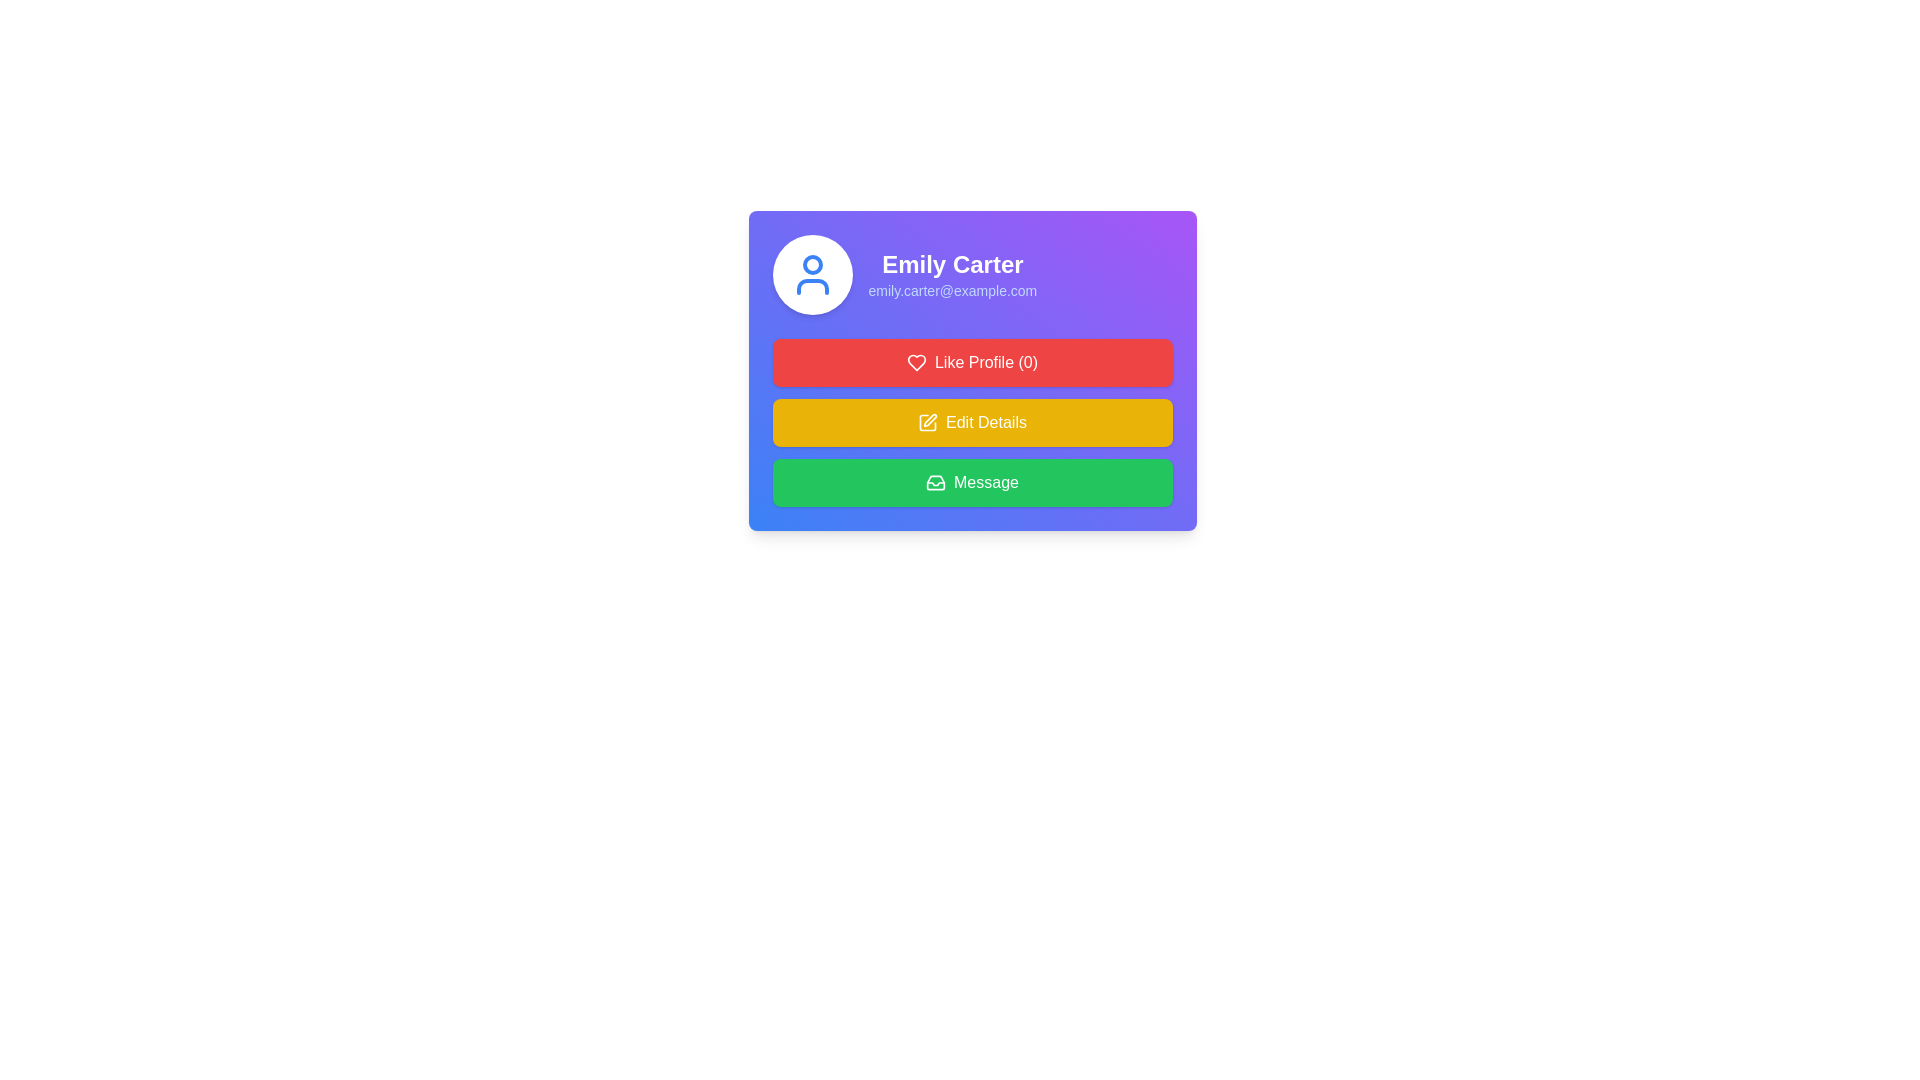 Image resolution: width=1920 pixels, height=1080 pixels. Describe the element at coordinates (972, 370) in the screenshot. I see `the 'Like Profile (0)' button with a red background and white text, located below the username 'Emily Carter' and the email address 'emily.carter@example.com'` at that location.